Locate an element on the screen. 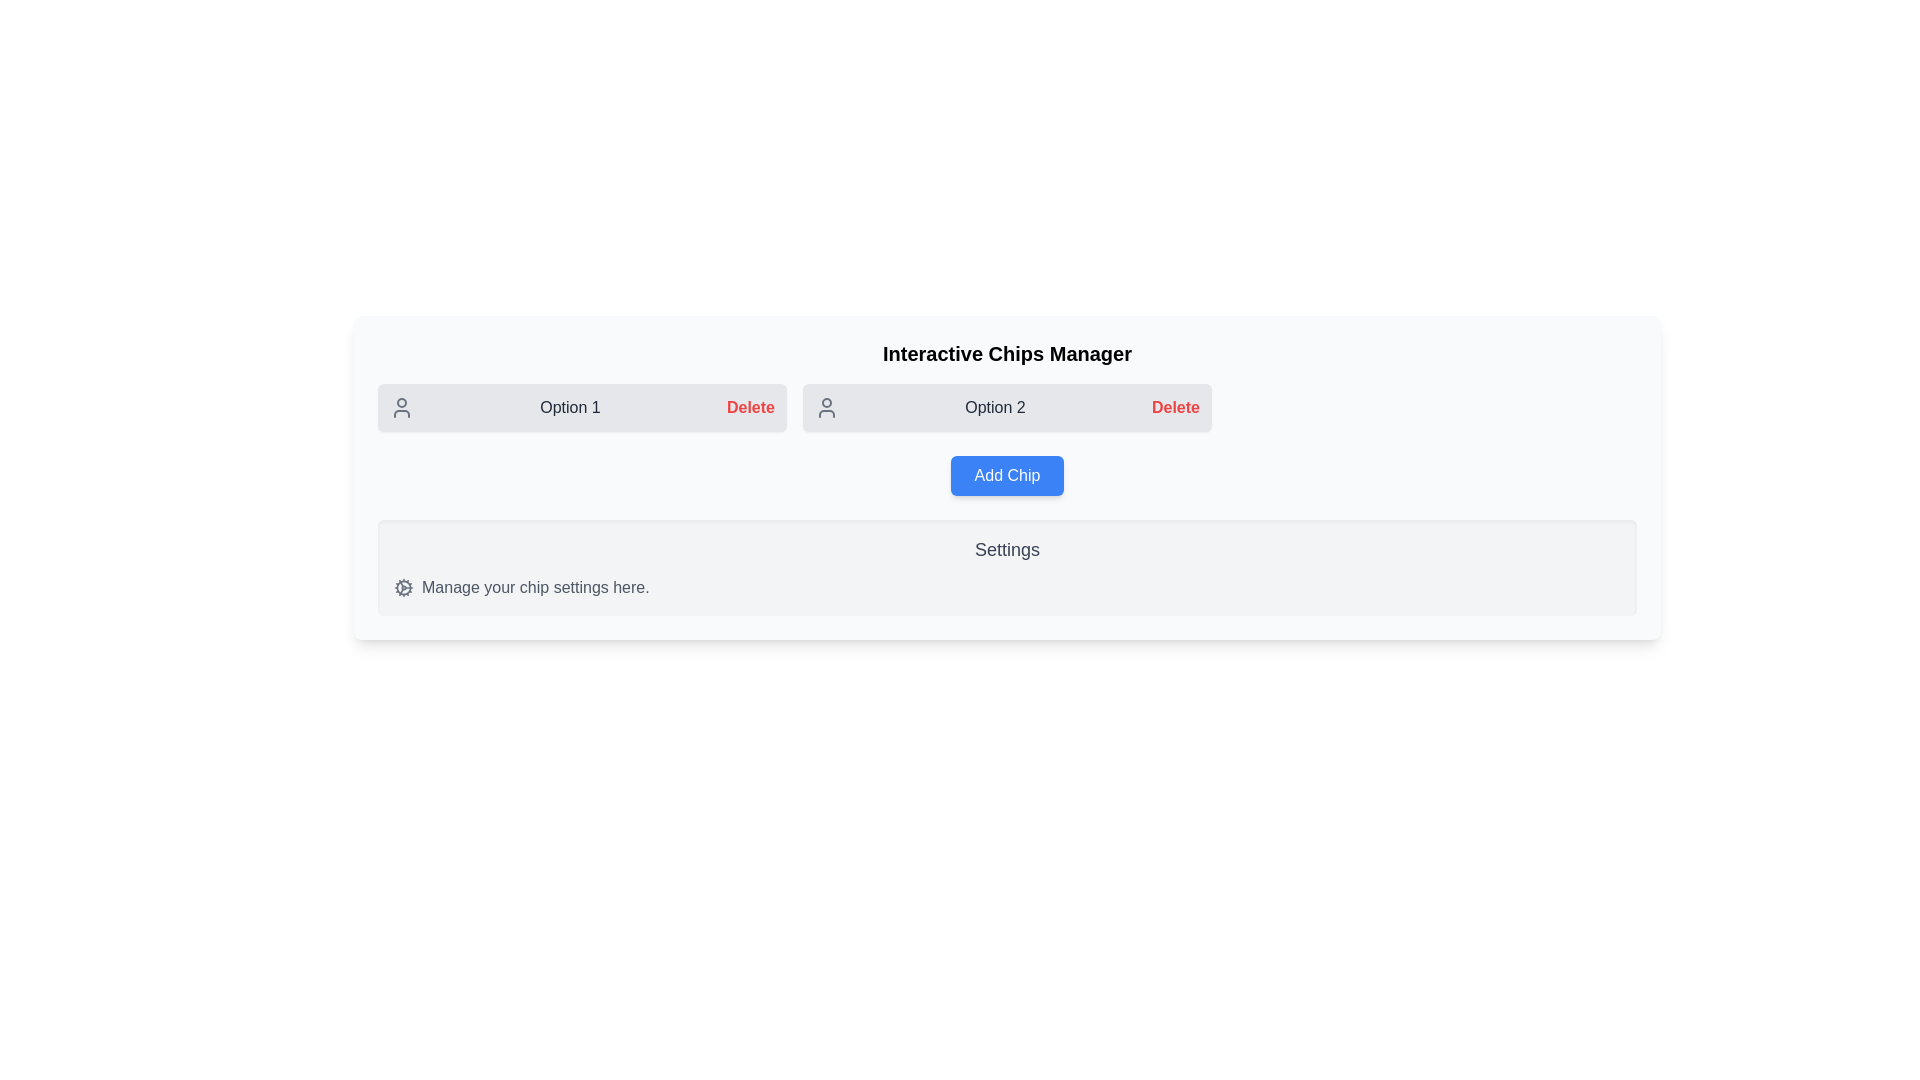 The width and height of the screenshot is (1920, 1080). the chip labeled Option 1 by clicking its 'Delete' button is located at coordinates (749, 407).